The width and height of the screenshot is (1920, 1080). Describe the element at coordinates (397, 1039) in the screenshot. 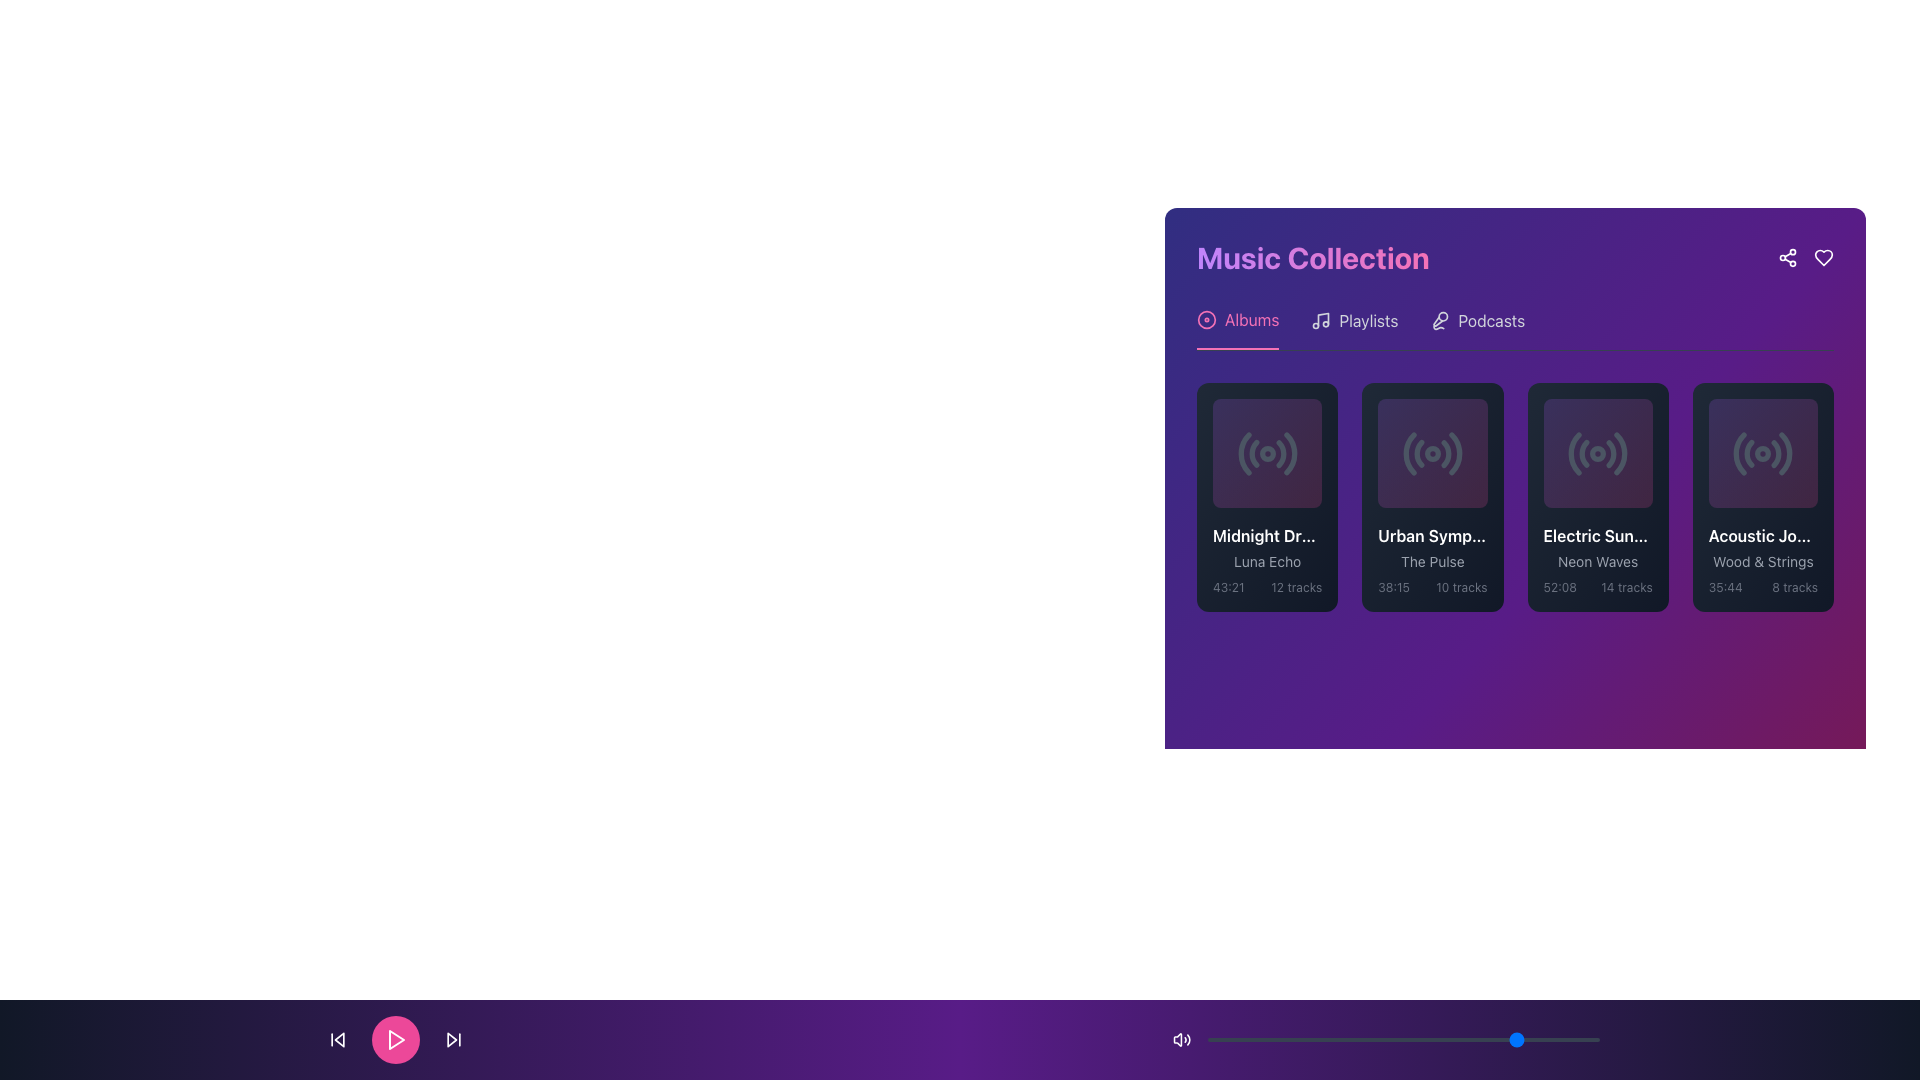

I see `the 'Play' button located in the middle of the bottom navigation bar` at that location.